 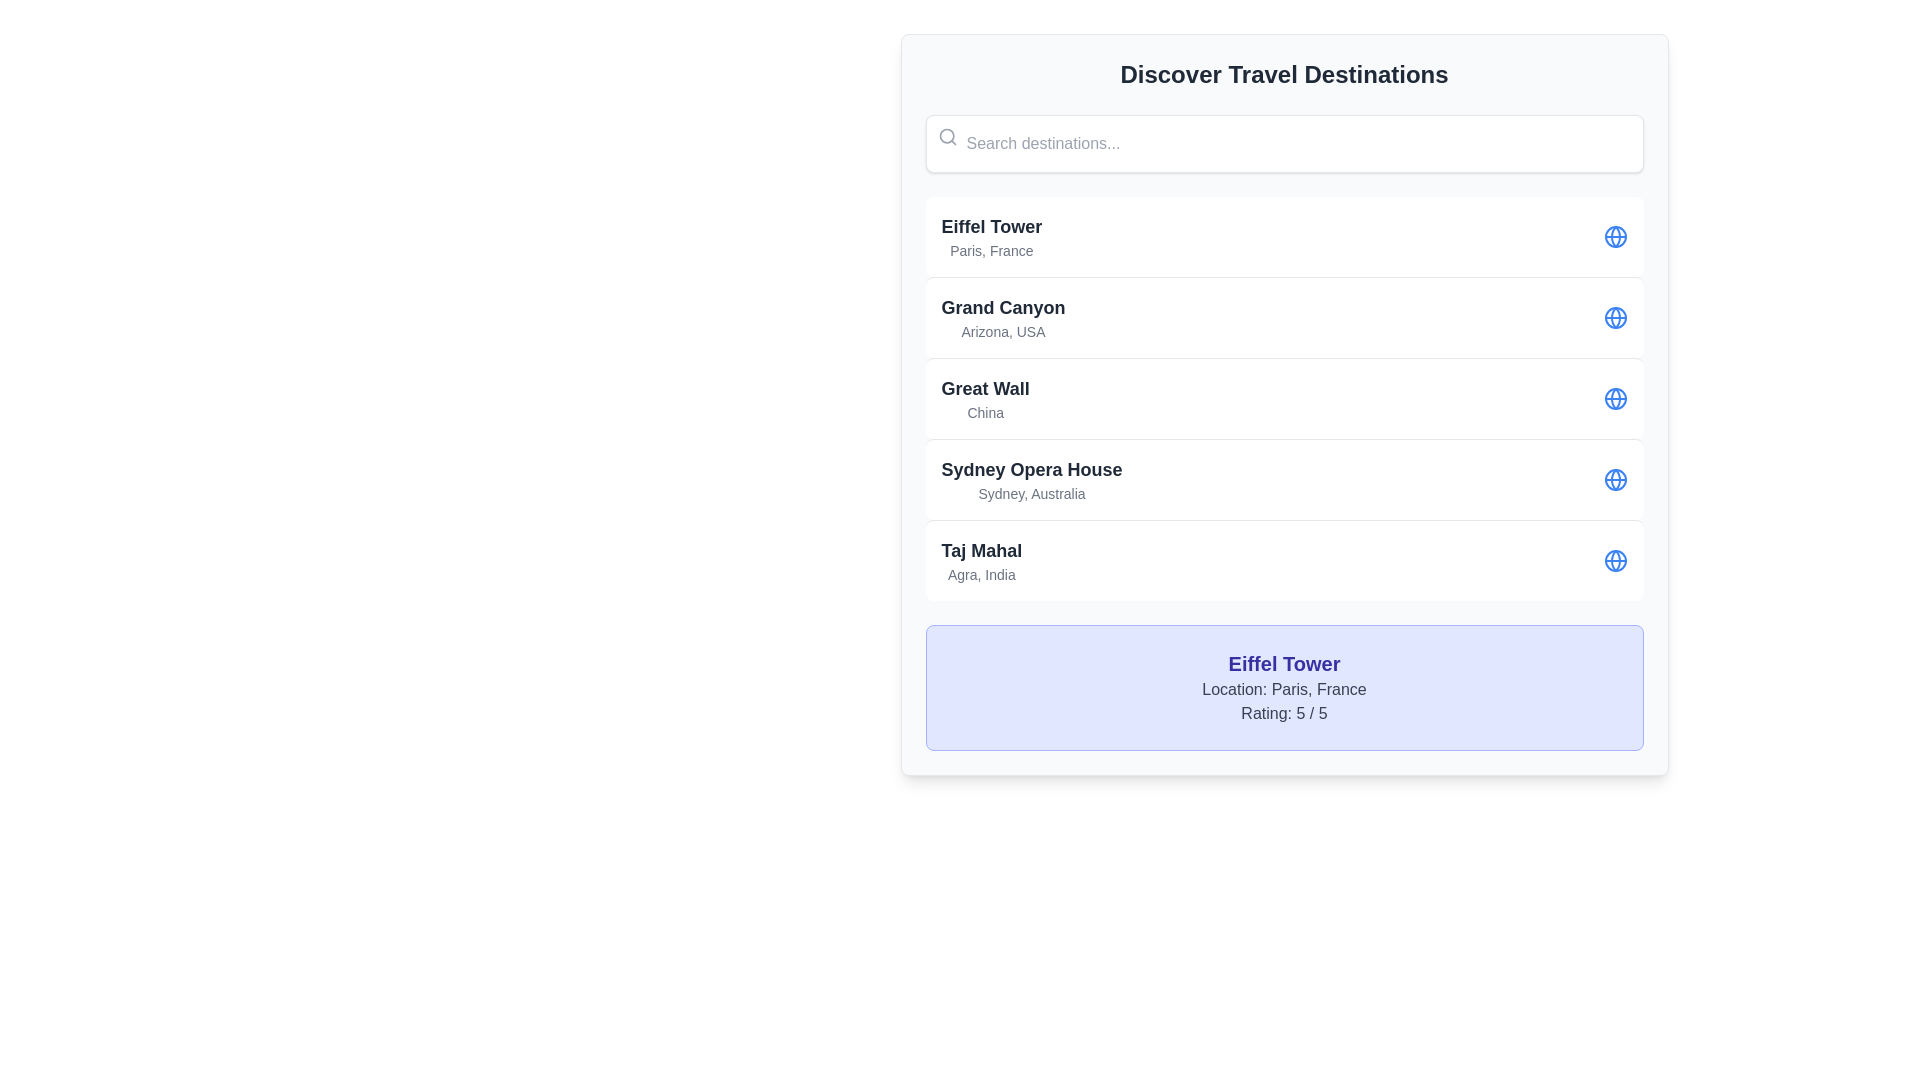 What do you see at coordinates (1615, 560) in the screenshot?
I see `the small circular icon within the globe icon located to the right of 'Taj Mahal, Agra, India' in the travel destinations list` at bounding box center [1615, 560].